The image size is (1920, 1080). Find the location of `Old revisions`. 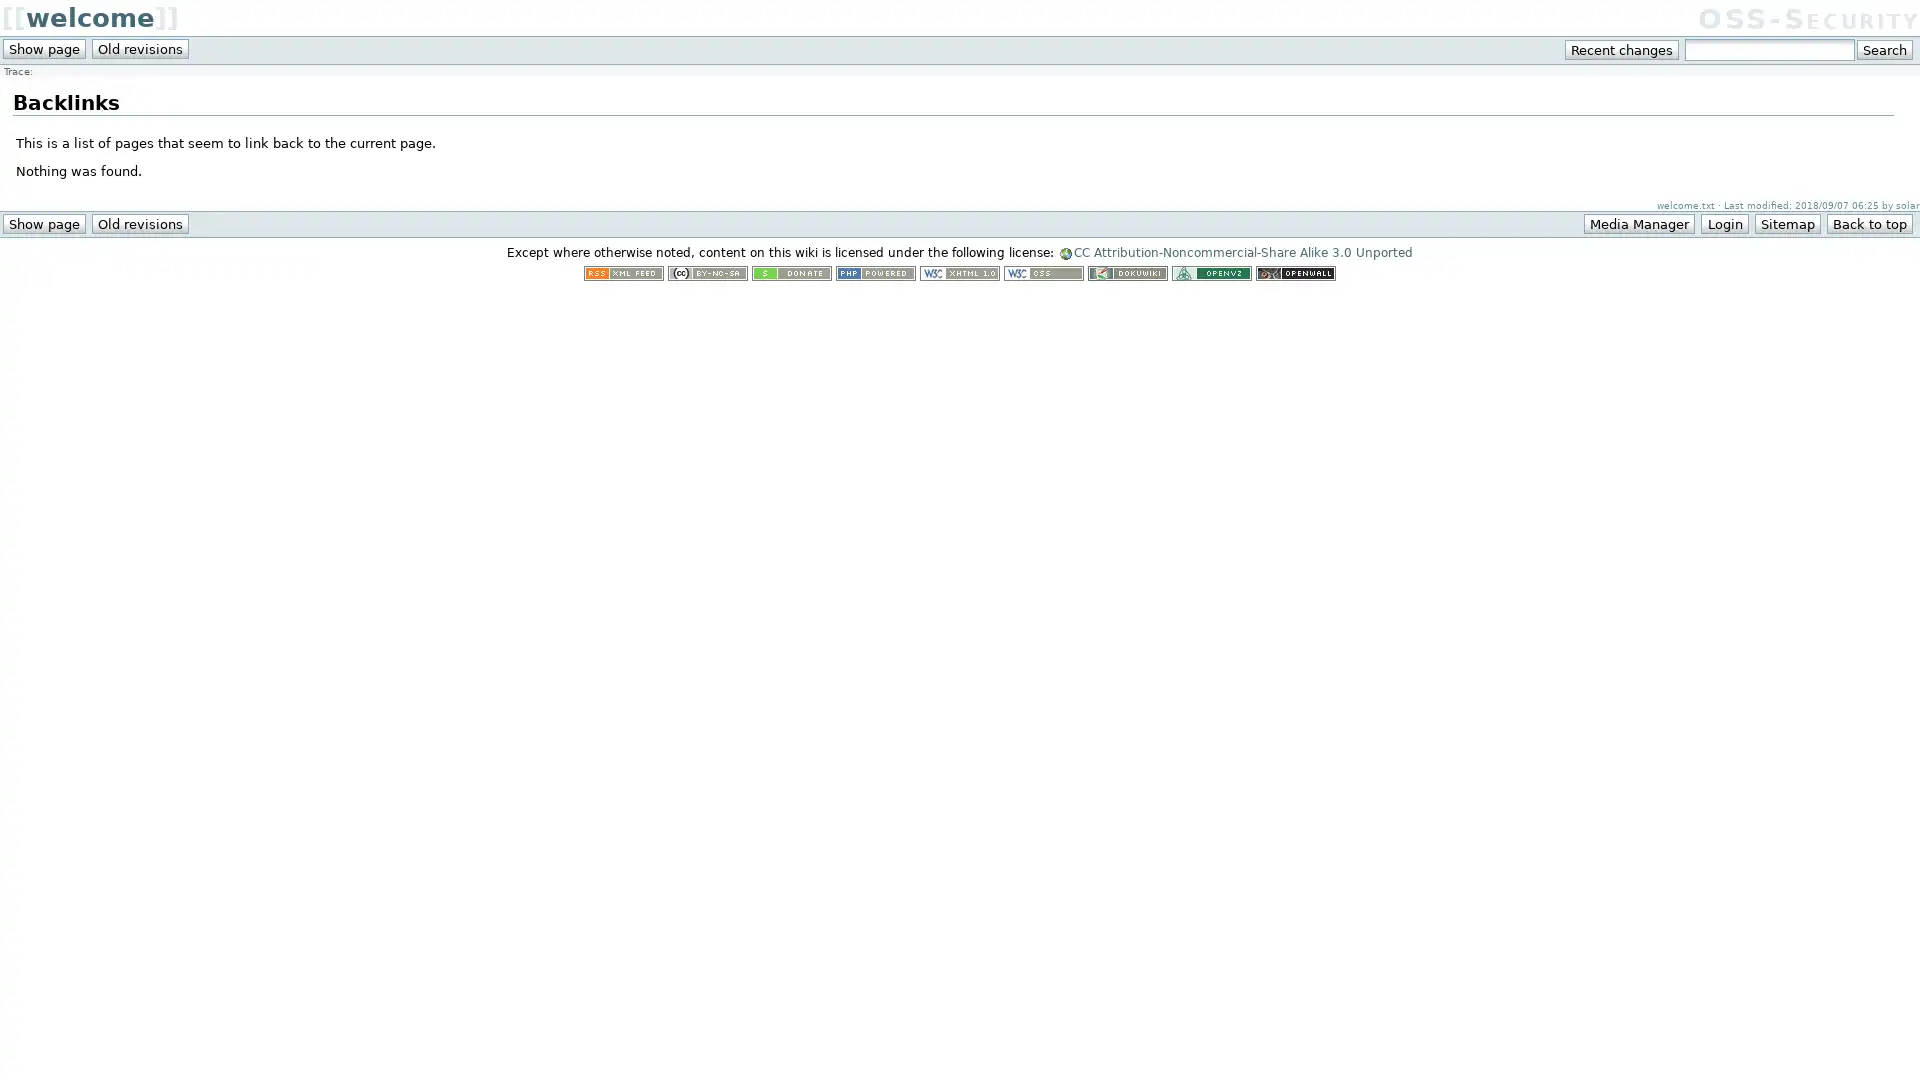

Old revisions is located at coordinates (139, 223).